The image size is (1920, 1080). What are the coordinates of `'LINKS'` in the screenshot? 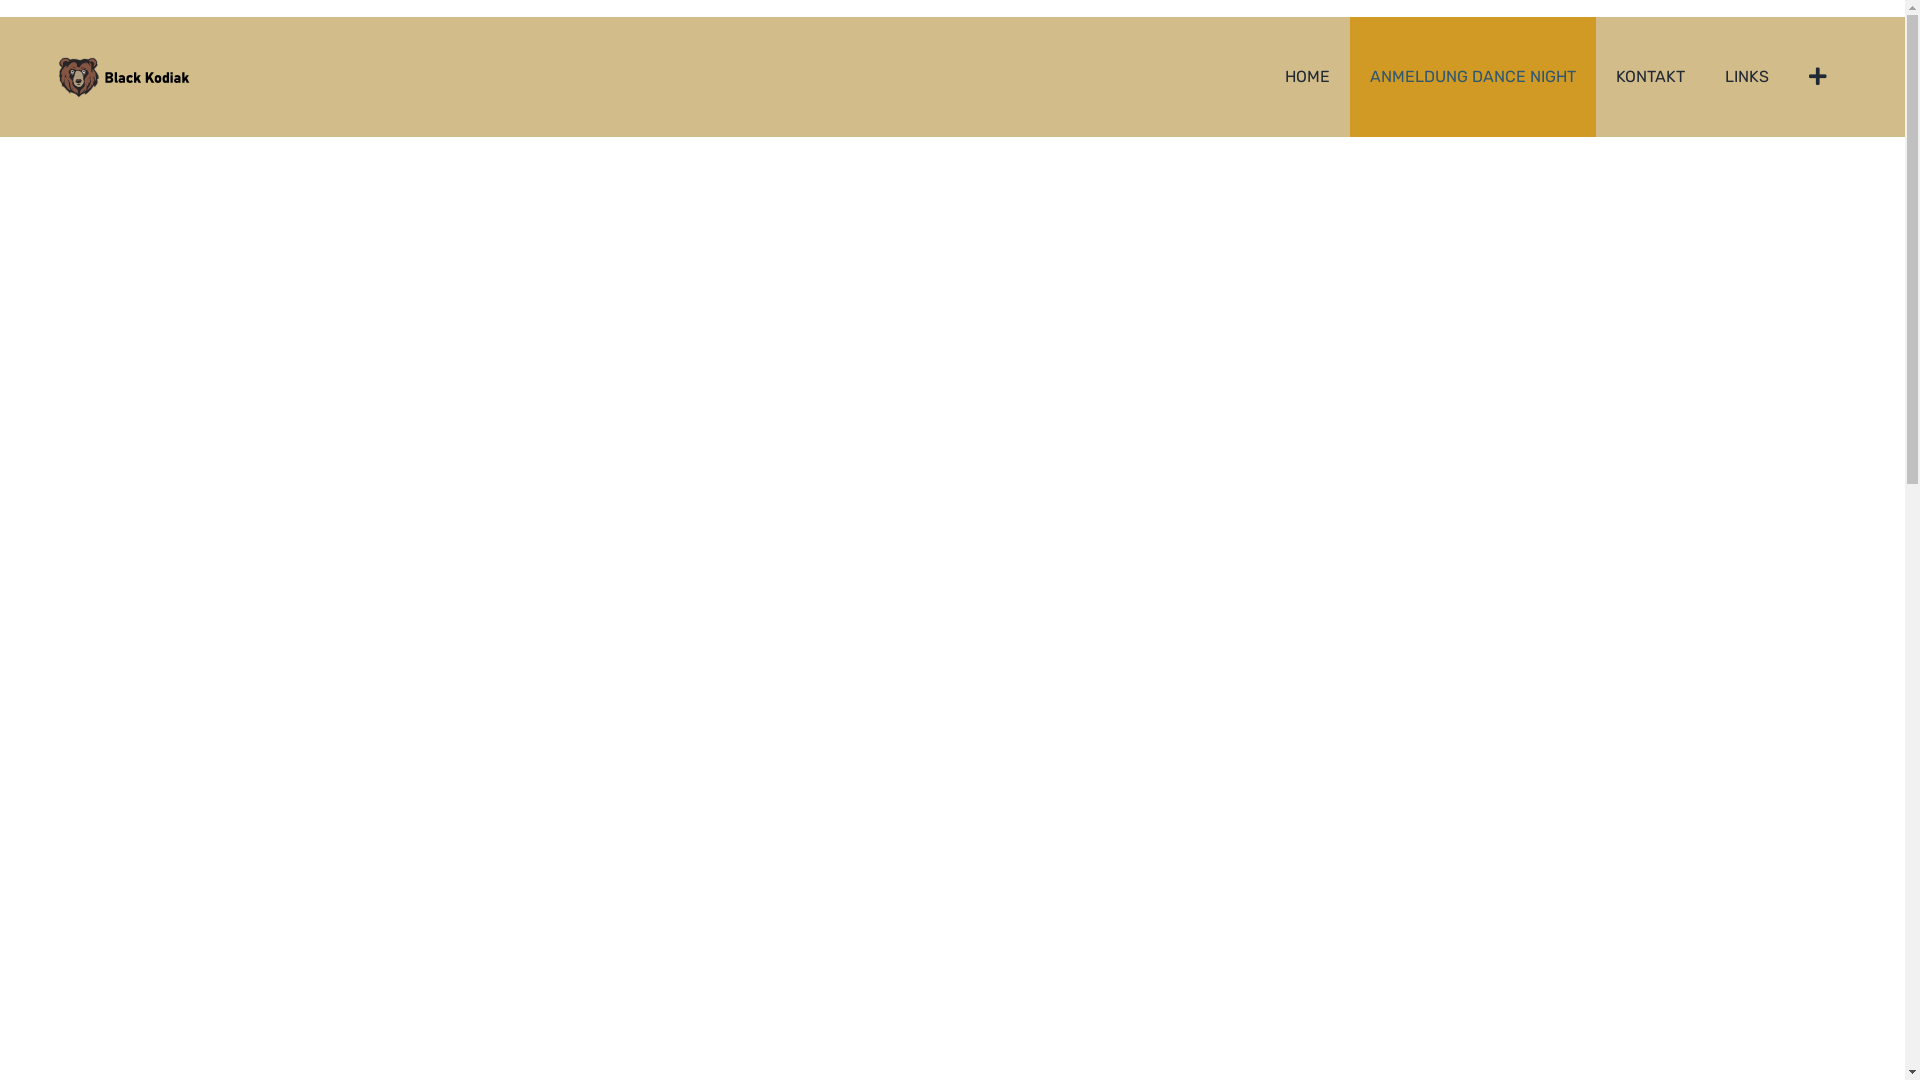 It's located at (1703, 76).